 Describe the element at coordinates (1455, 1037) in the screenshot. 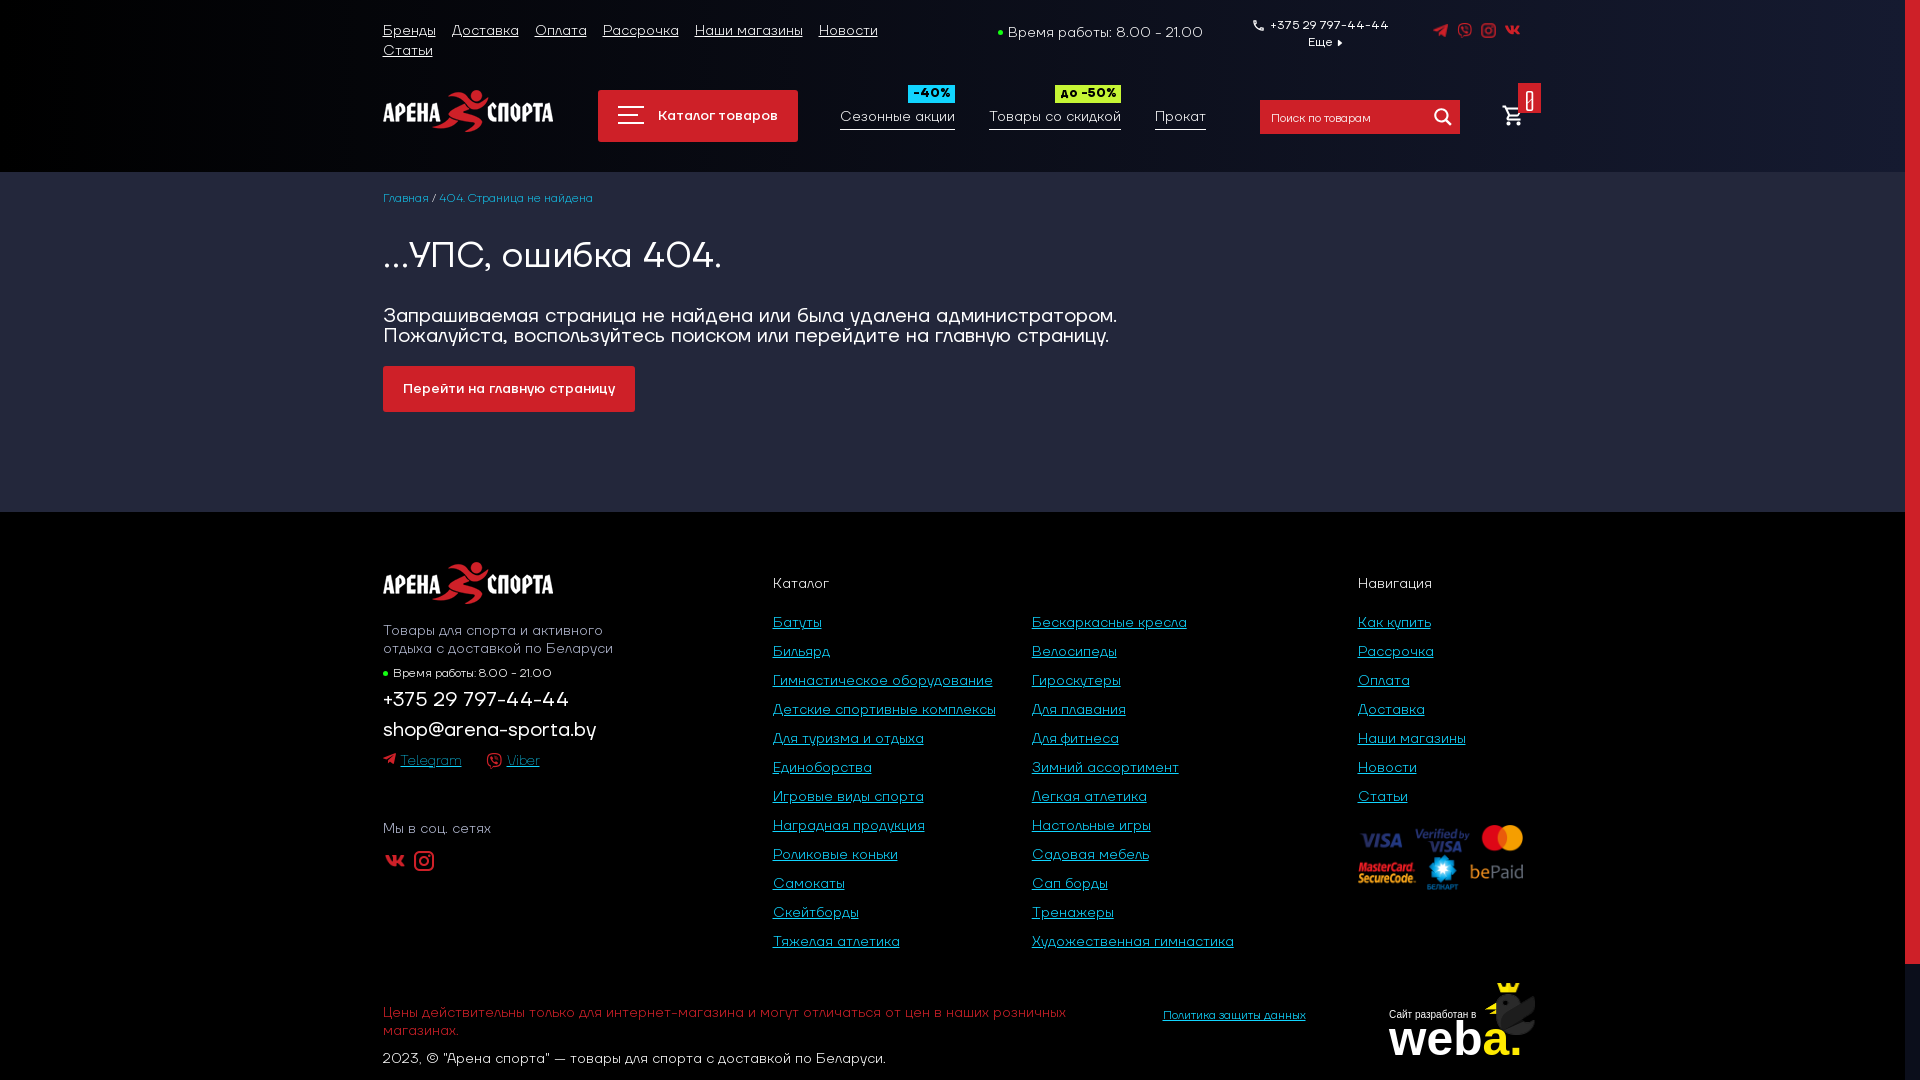

I see `'weba.'` at that location.